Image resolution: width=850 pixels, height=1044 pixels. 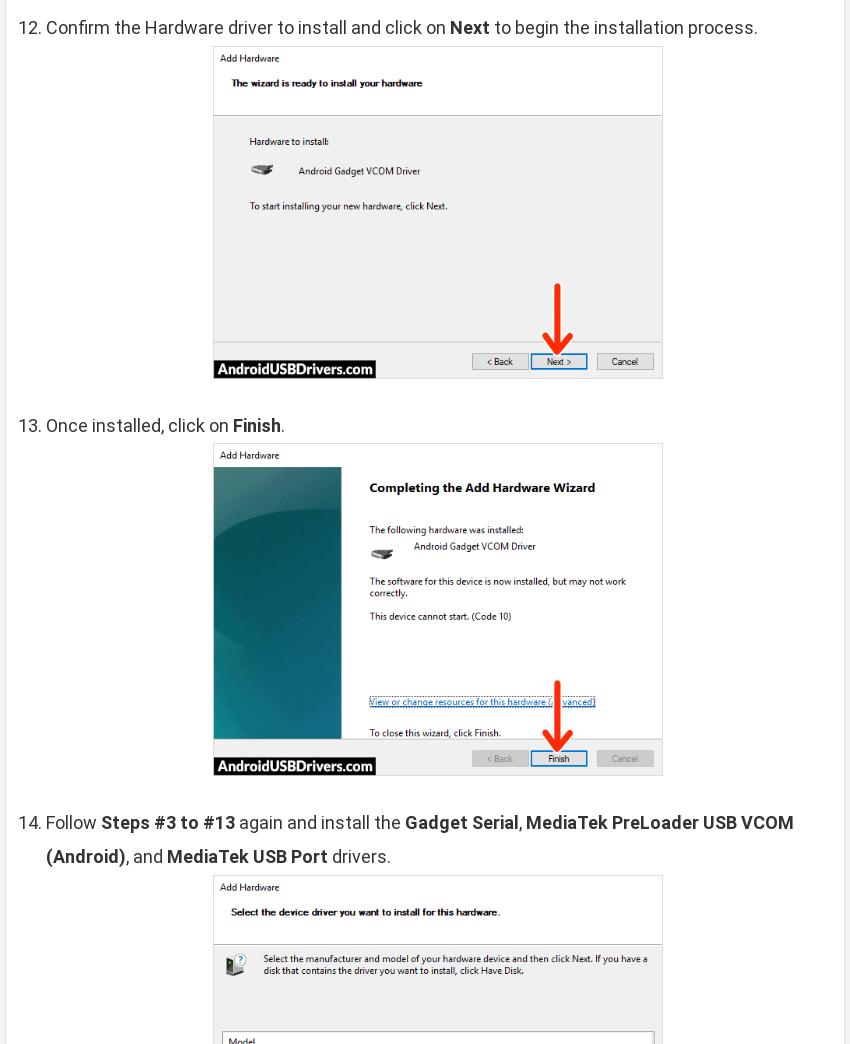 What do you see at coordinates (419, 838) in the screenshot?
I see `'MediaTek PreLoader USB VCOM (Android)'` at bounding box center [419, 838].